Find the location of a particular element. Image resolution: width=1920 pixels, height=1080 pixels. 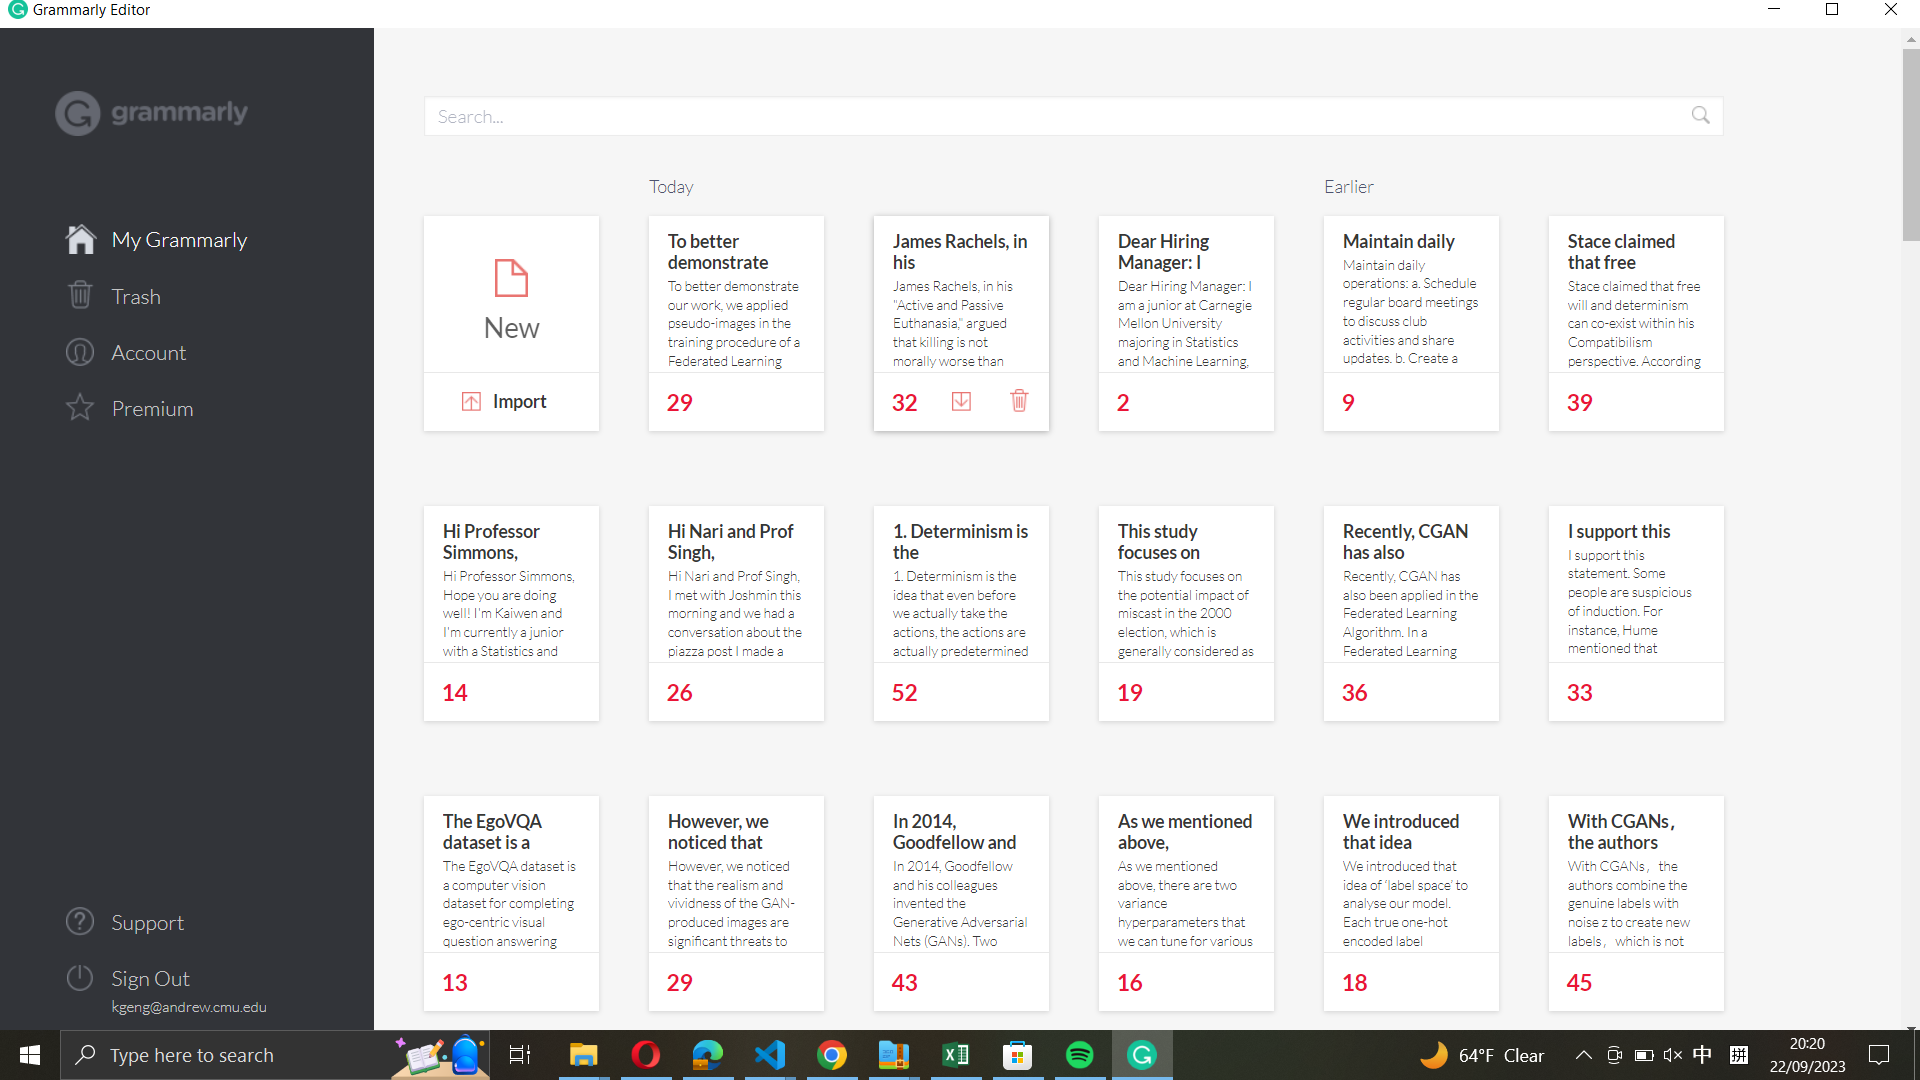

Search for documents from "Hi Nari and Prof Singh is located at coordinates (1054, 115).